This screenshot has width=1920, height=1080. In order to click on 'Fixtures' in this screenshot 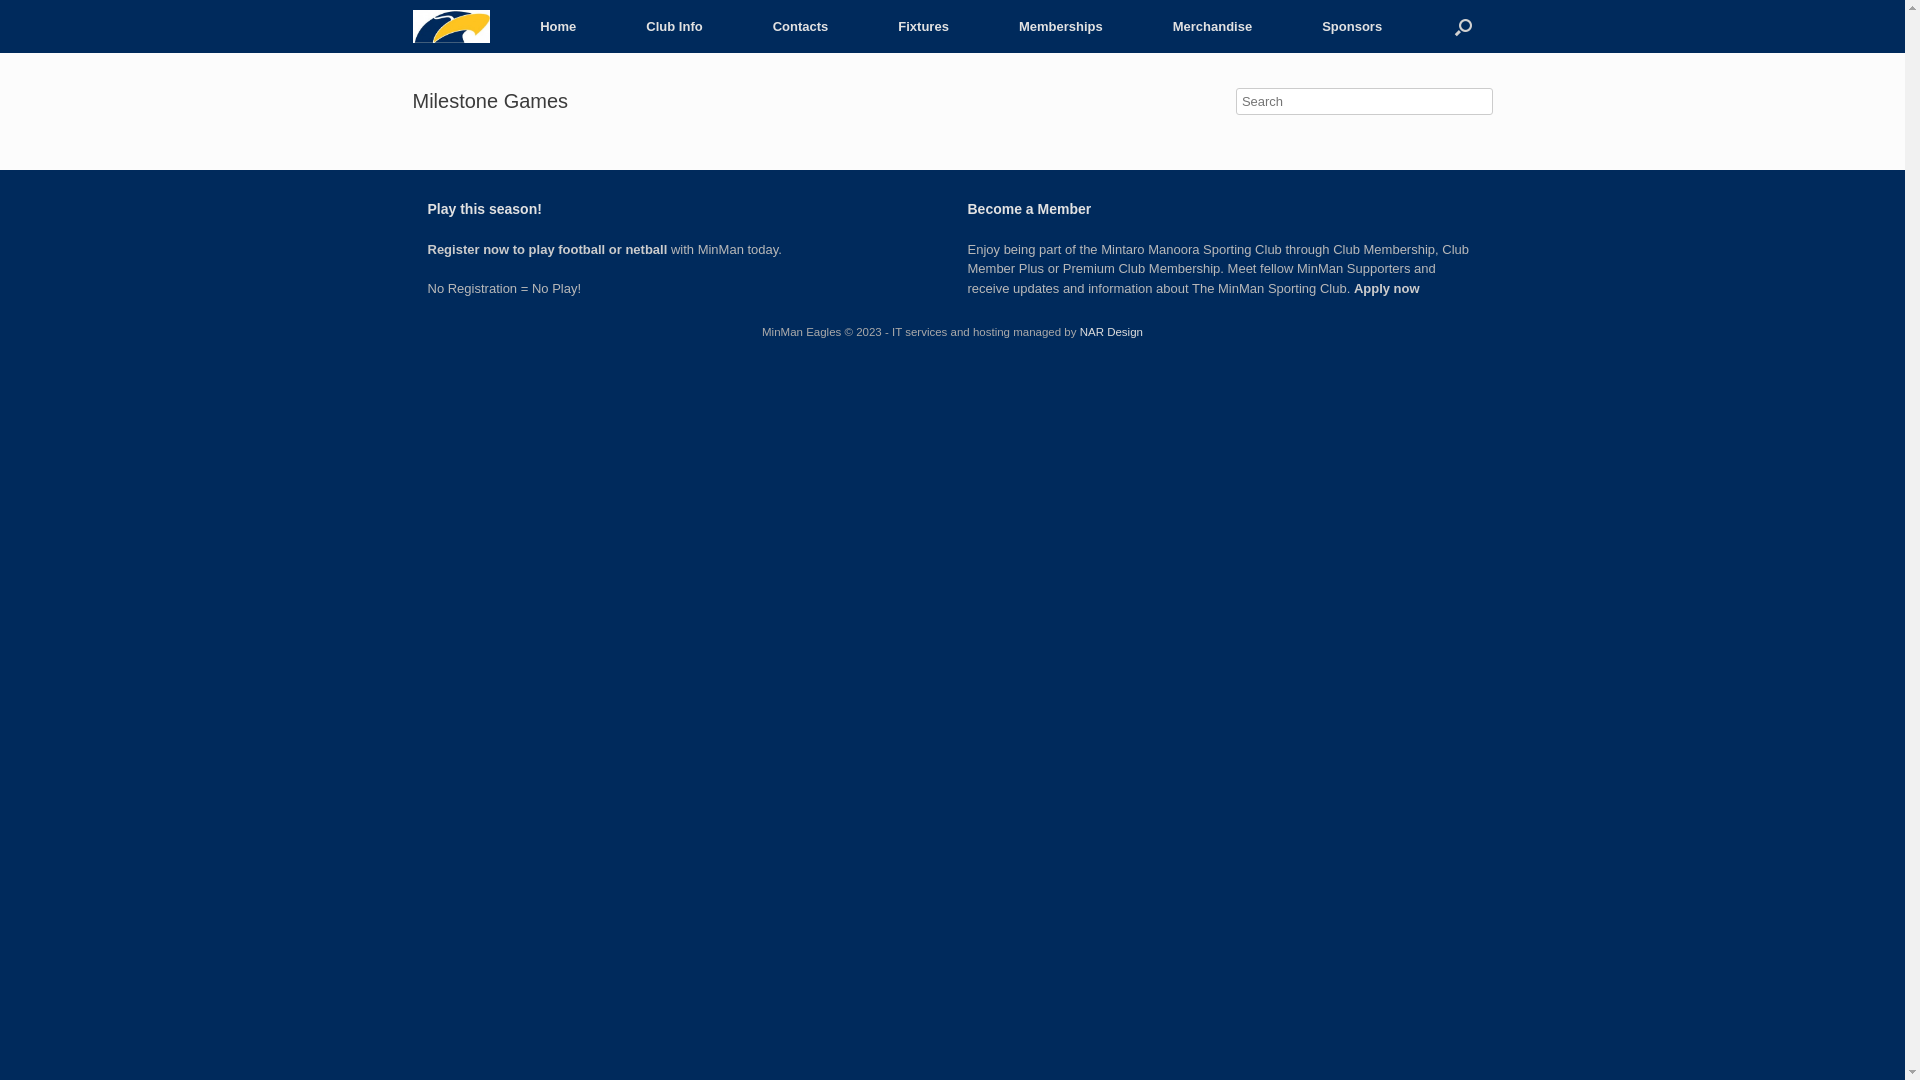, I will do `click(863, 26)`.